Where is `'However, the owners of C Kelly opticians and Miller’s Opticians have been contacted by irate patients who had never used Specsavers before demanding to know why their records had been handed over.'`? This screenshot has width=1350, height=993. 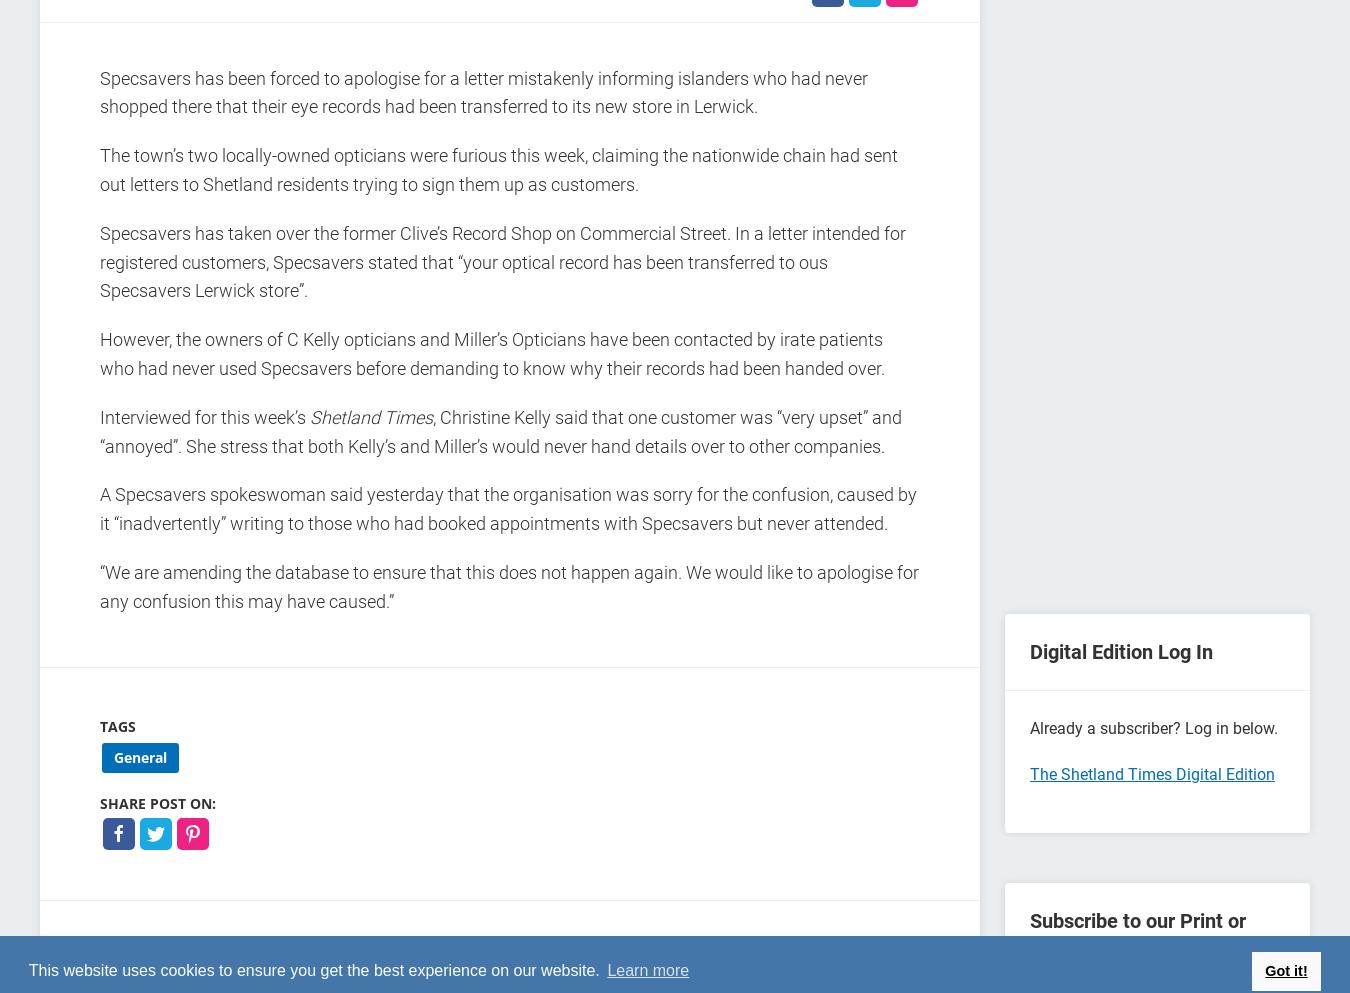 'However, the owners of C Kelly opticians and Miller’s Opticians have been contacted by irate patients who had never used Specsavers before demanding to know why their records had been handed over.' is located at coordinates (491, 353).